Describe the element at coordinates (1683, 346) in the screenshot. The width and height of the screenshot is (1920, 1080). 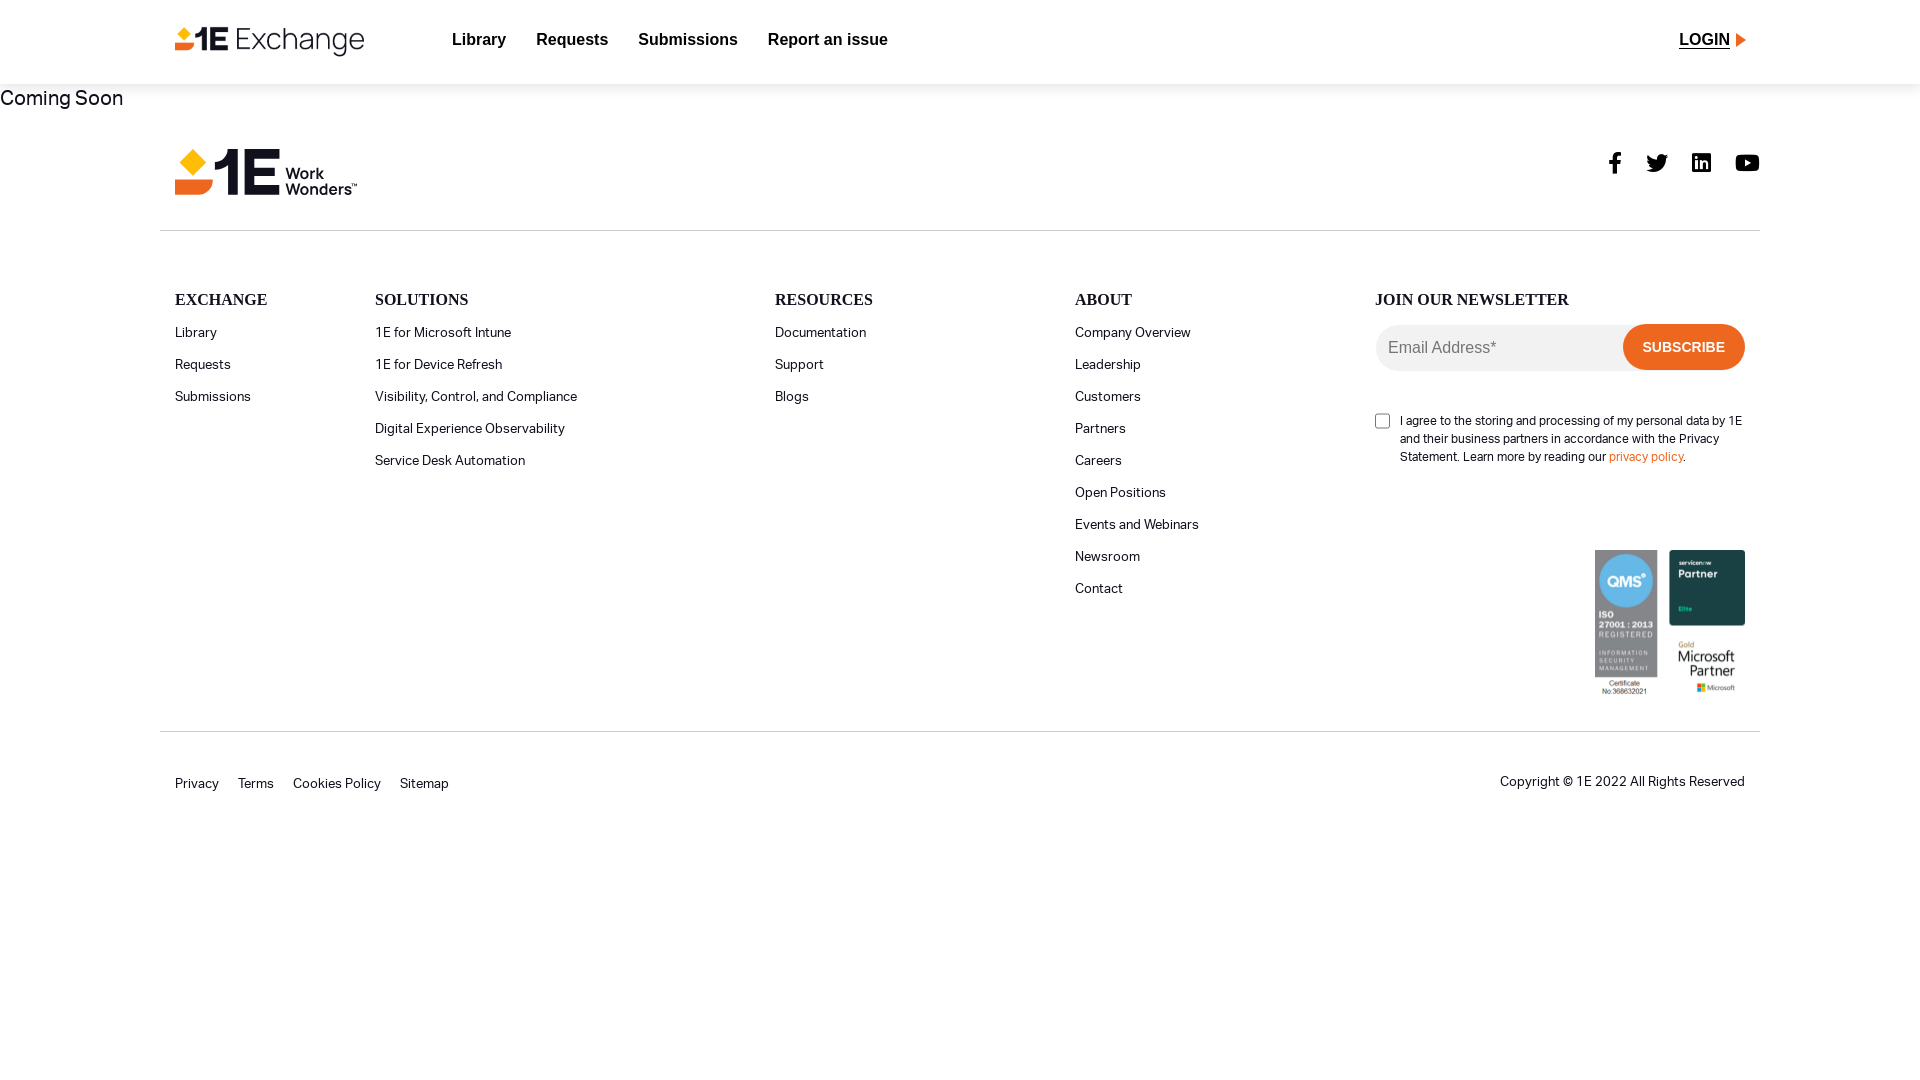
I see `'Subscribe'` at that location.